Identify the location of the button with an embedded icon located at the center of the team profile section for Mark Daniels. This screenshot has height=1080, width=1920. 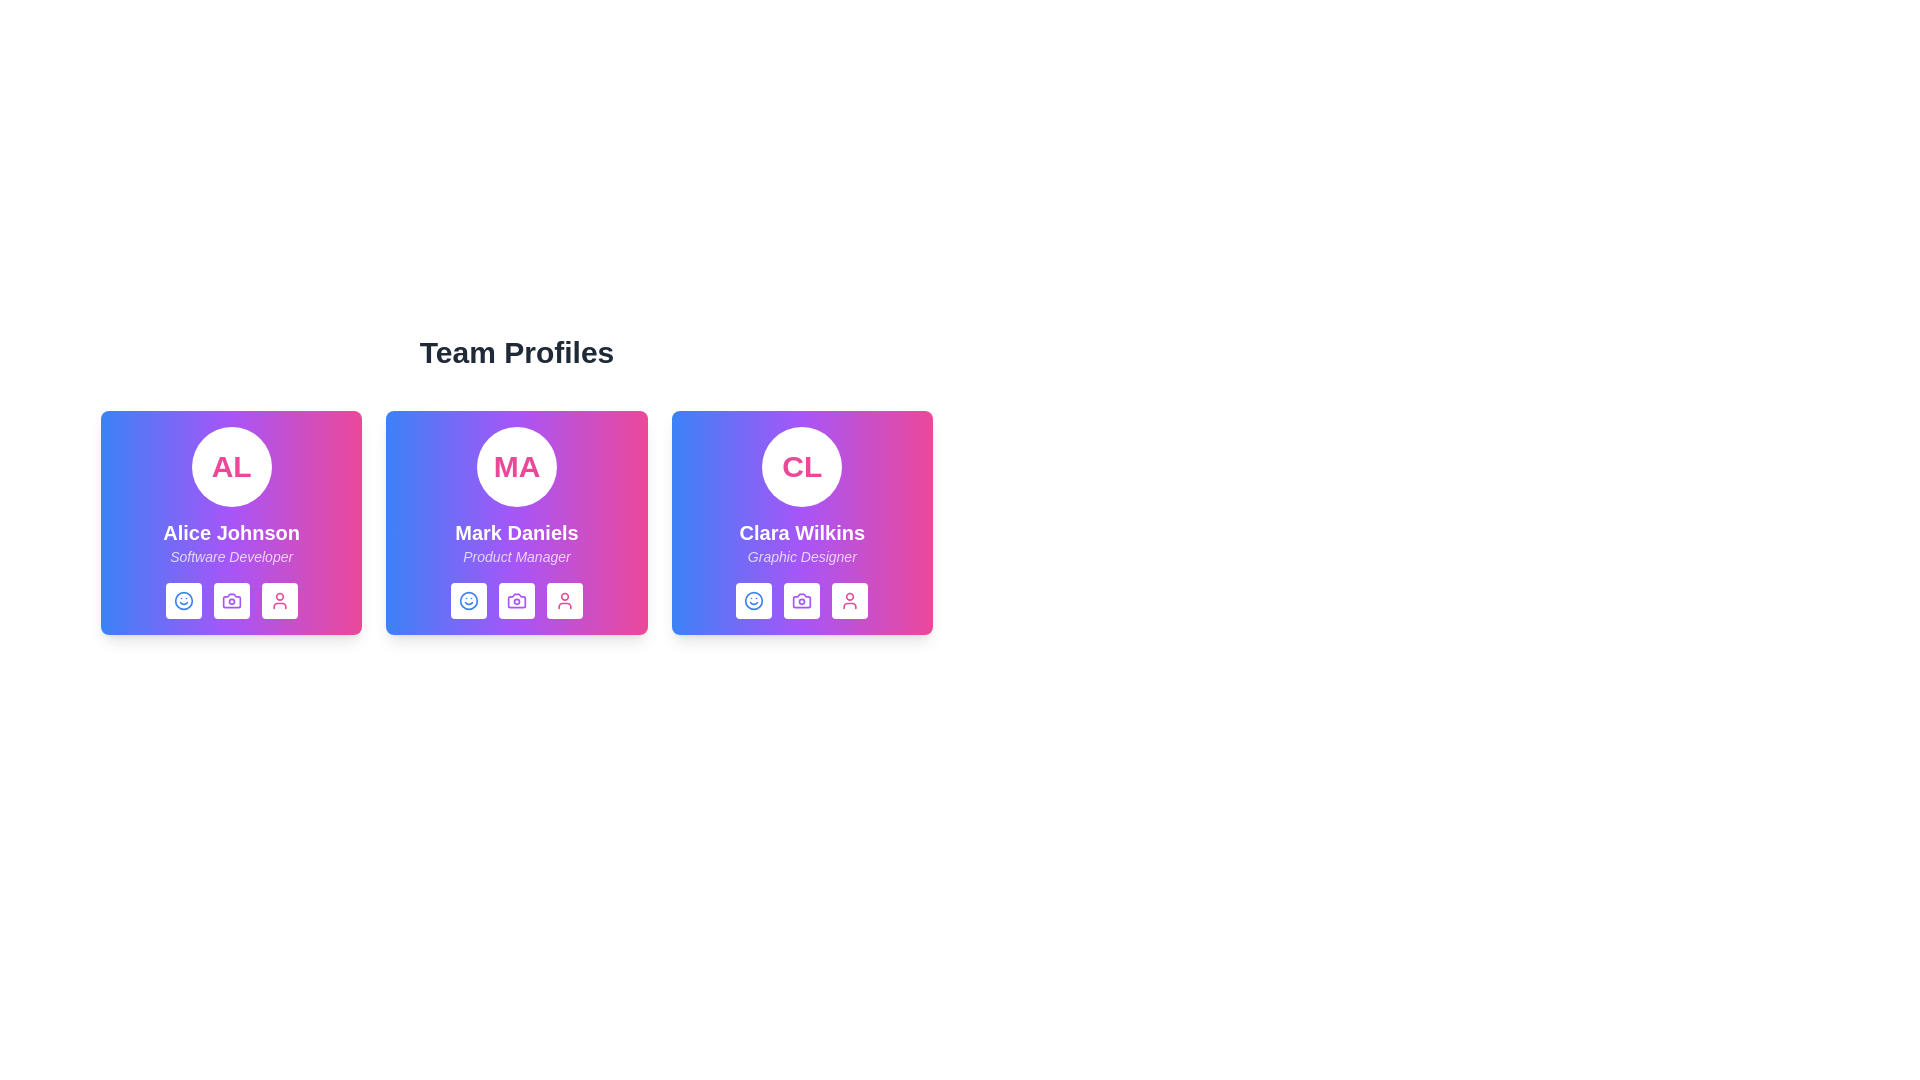
(517, 600).